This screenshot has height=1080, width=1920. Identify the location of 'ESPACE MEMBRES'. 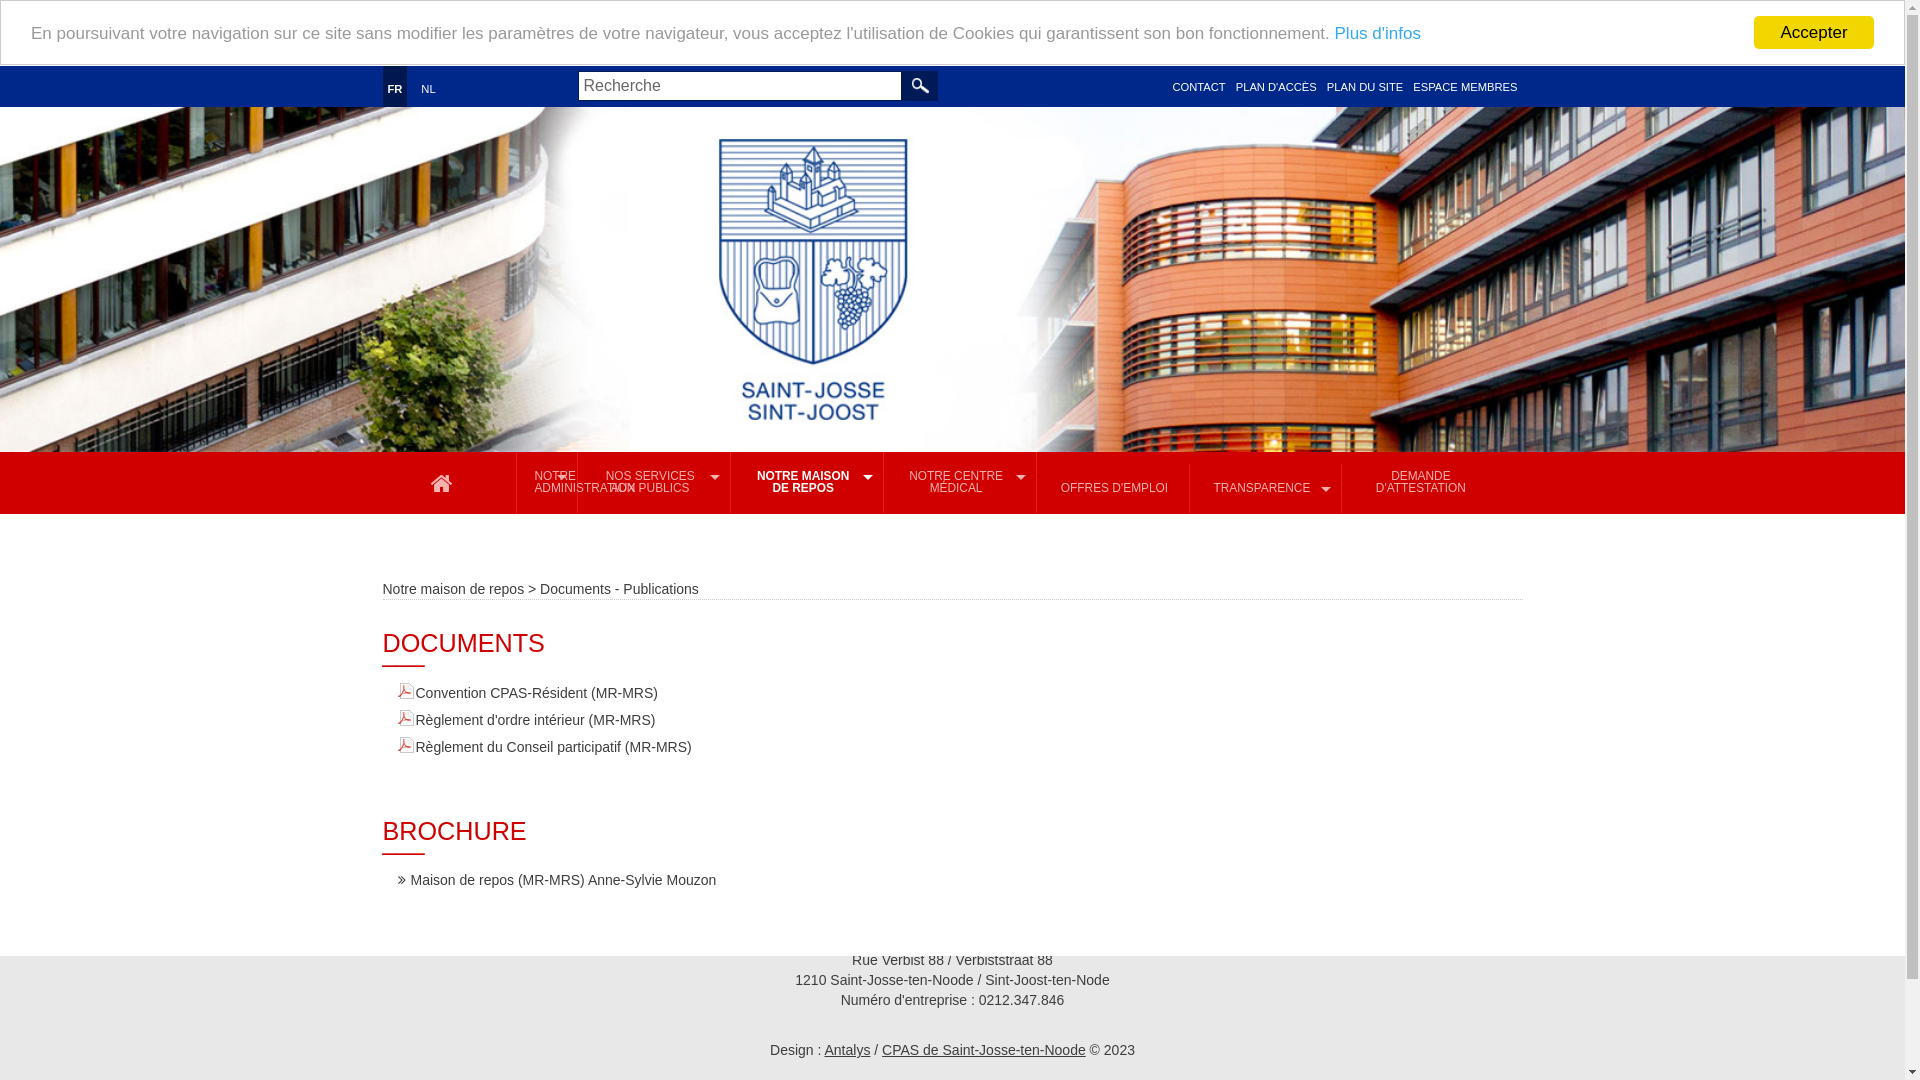
(1464, 86).